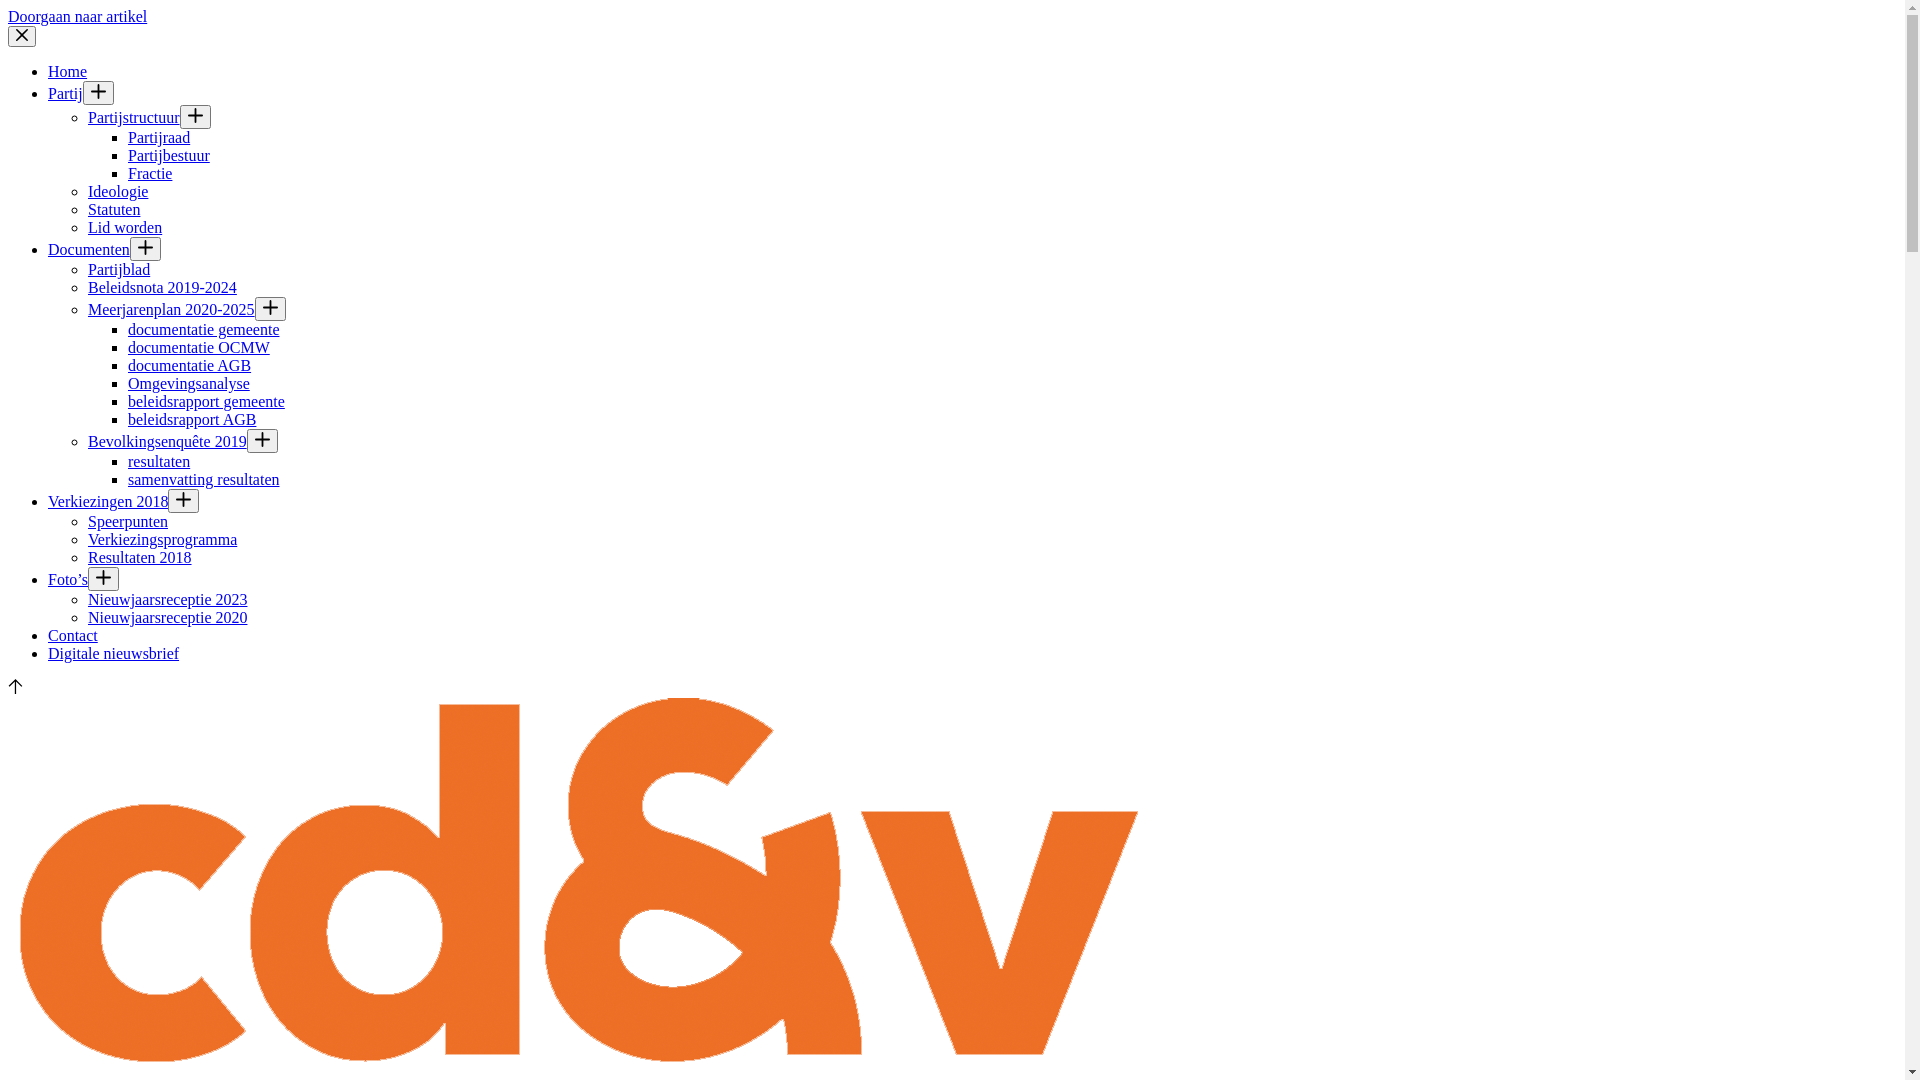  I want to click on 'Speerpunten', so click(127, 520).